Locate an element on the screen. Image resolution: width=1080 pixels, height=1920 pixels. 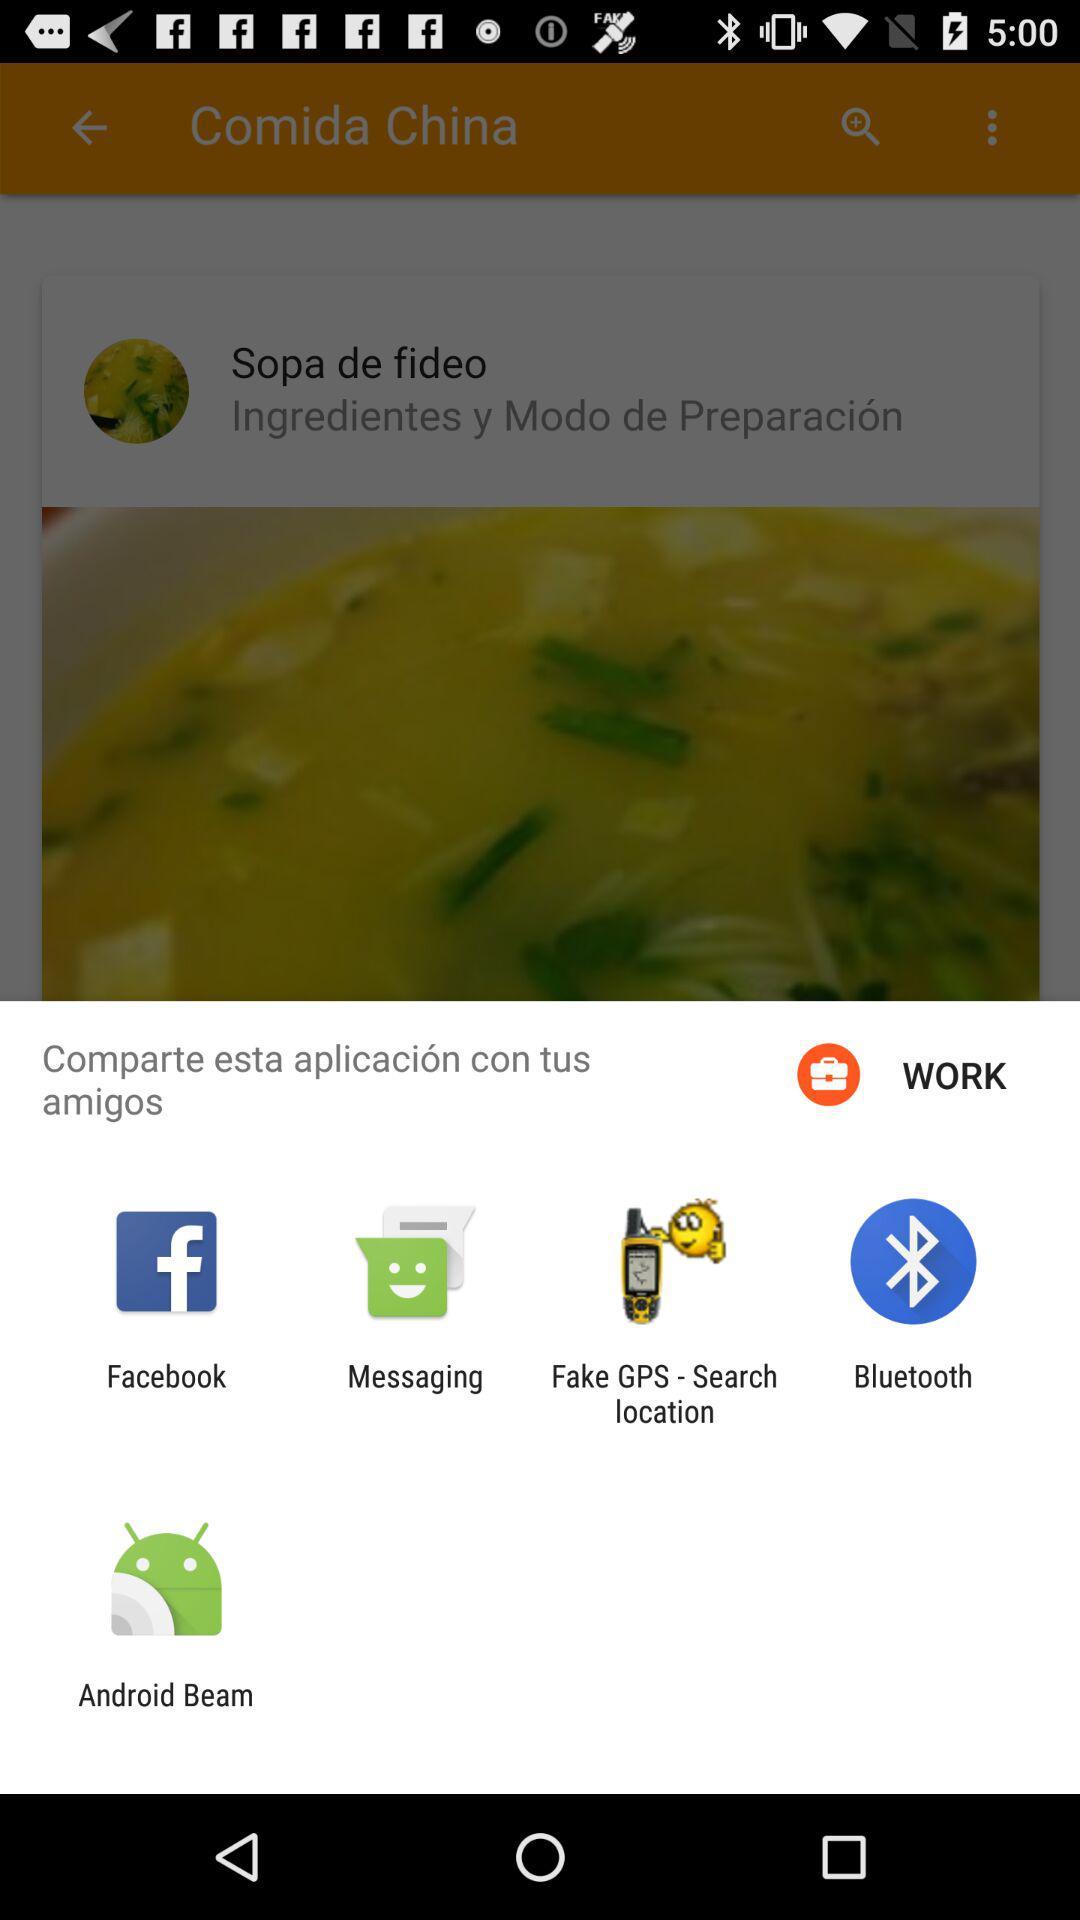
the android beam is located at coordinates (165, 1711).